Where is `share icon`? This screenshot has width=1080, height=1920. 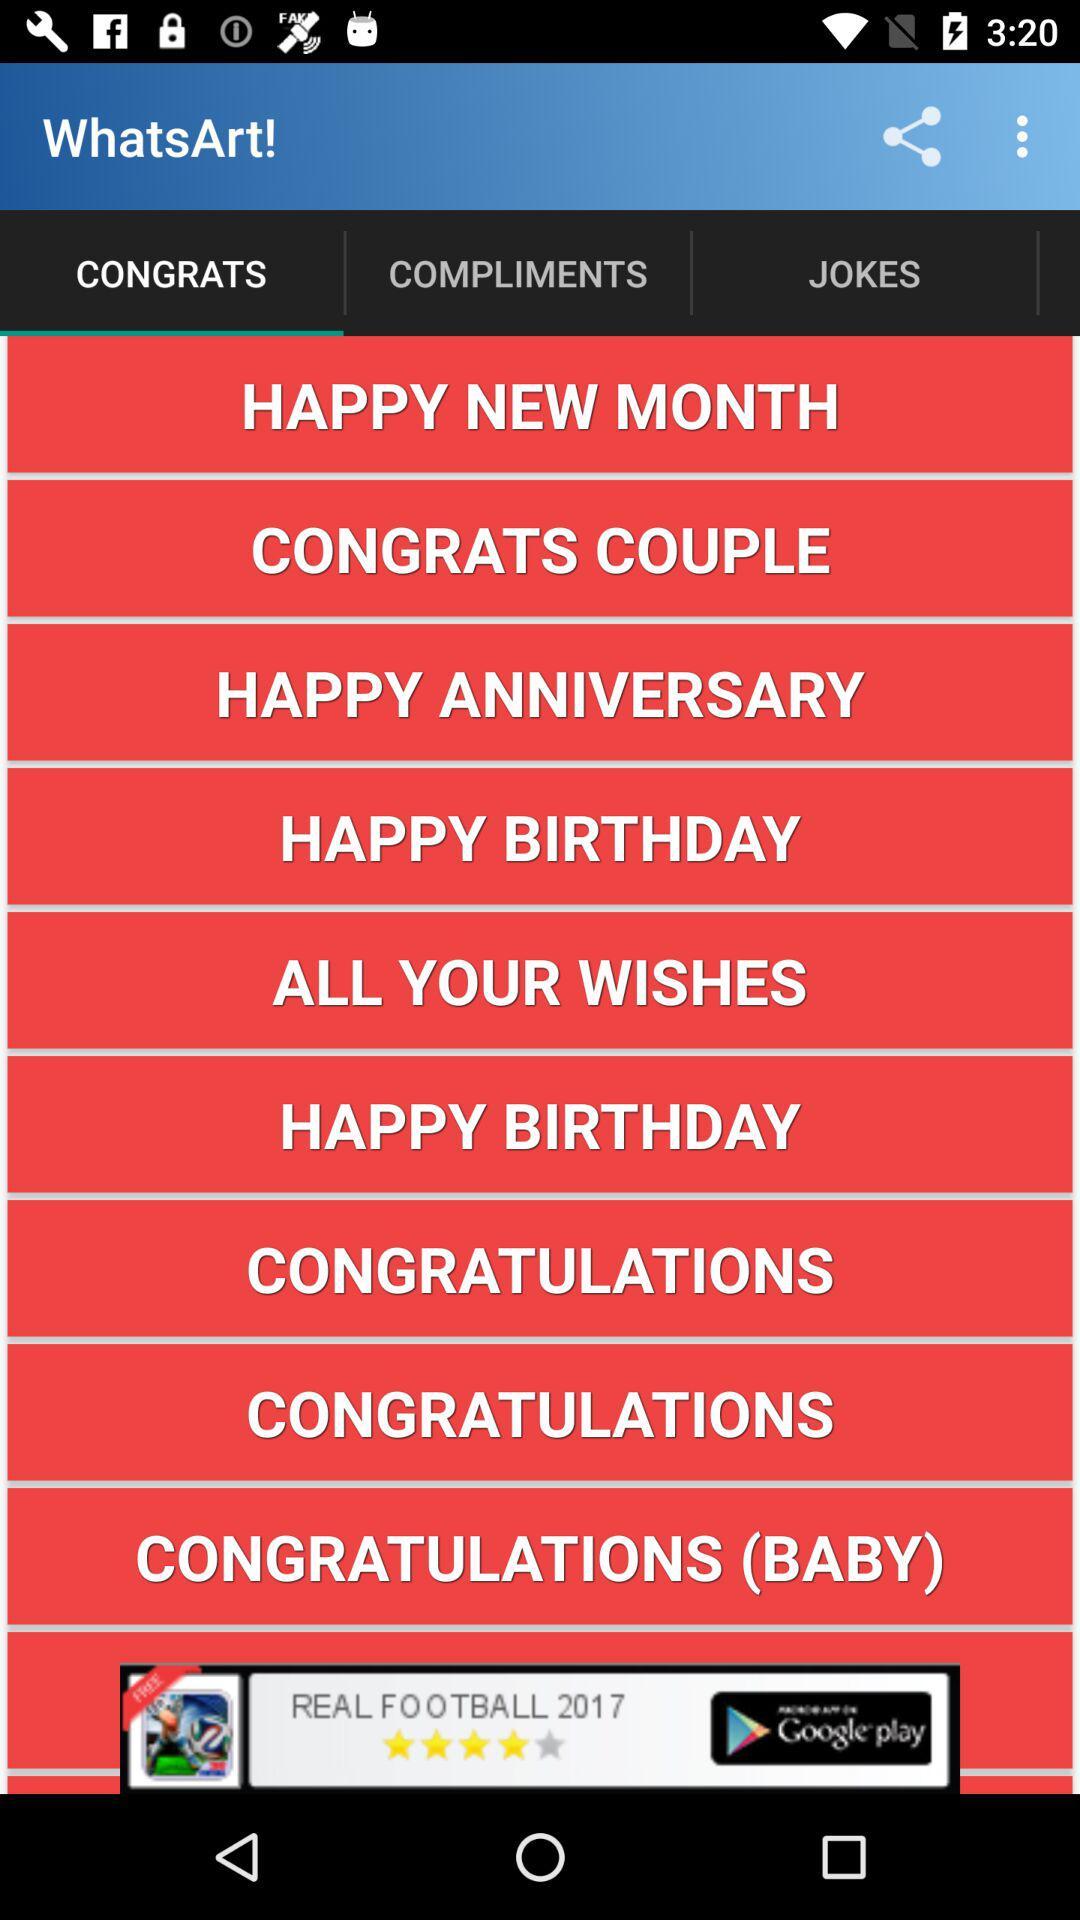 share icon is located at coordinates (911, 136).